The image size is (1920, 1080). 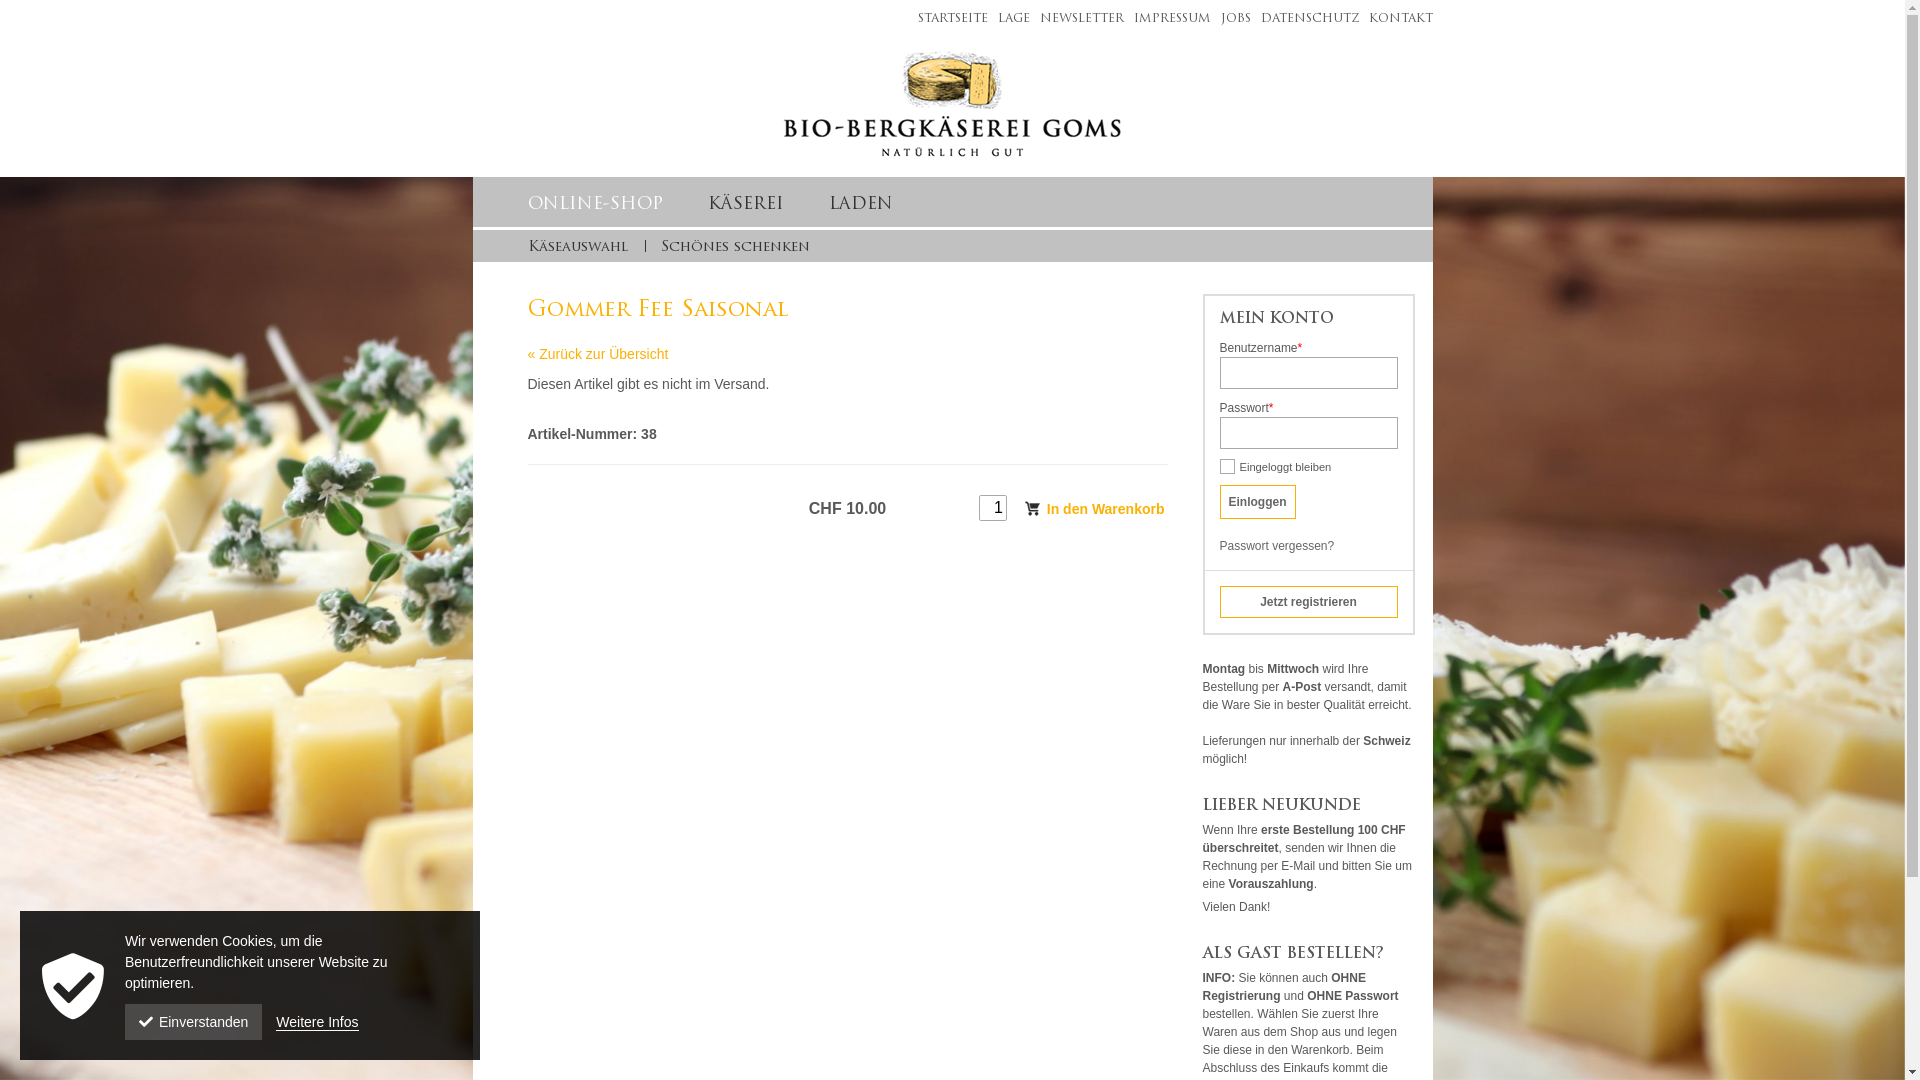 What do you see at coordinates (1008, 19) in the screenshot?
I see `'LAGE'` at bounding box center [1008, 19].